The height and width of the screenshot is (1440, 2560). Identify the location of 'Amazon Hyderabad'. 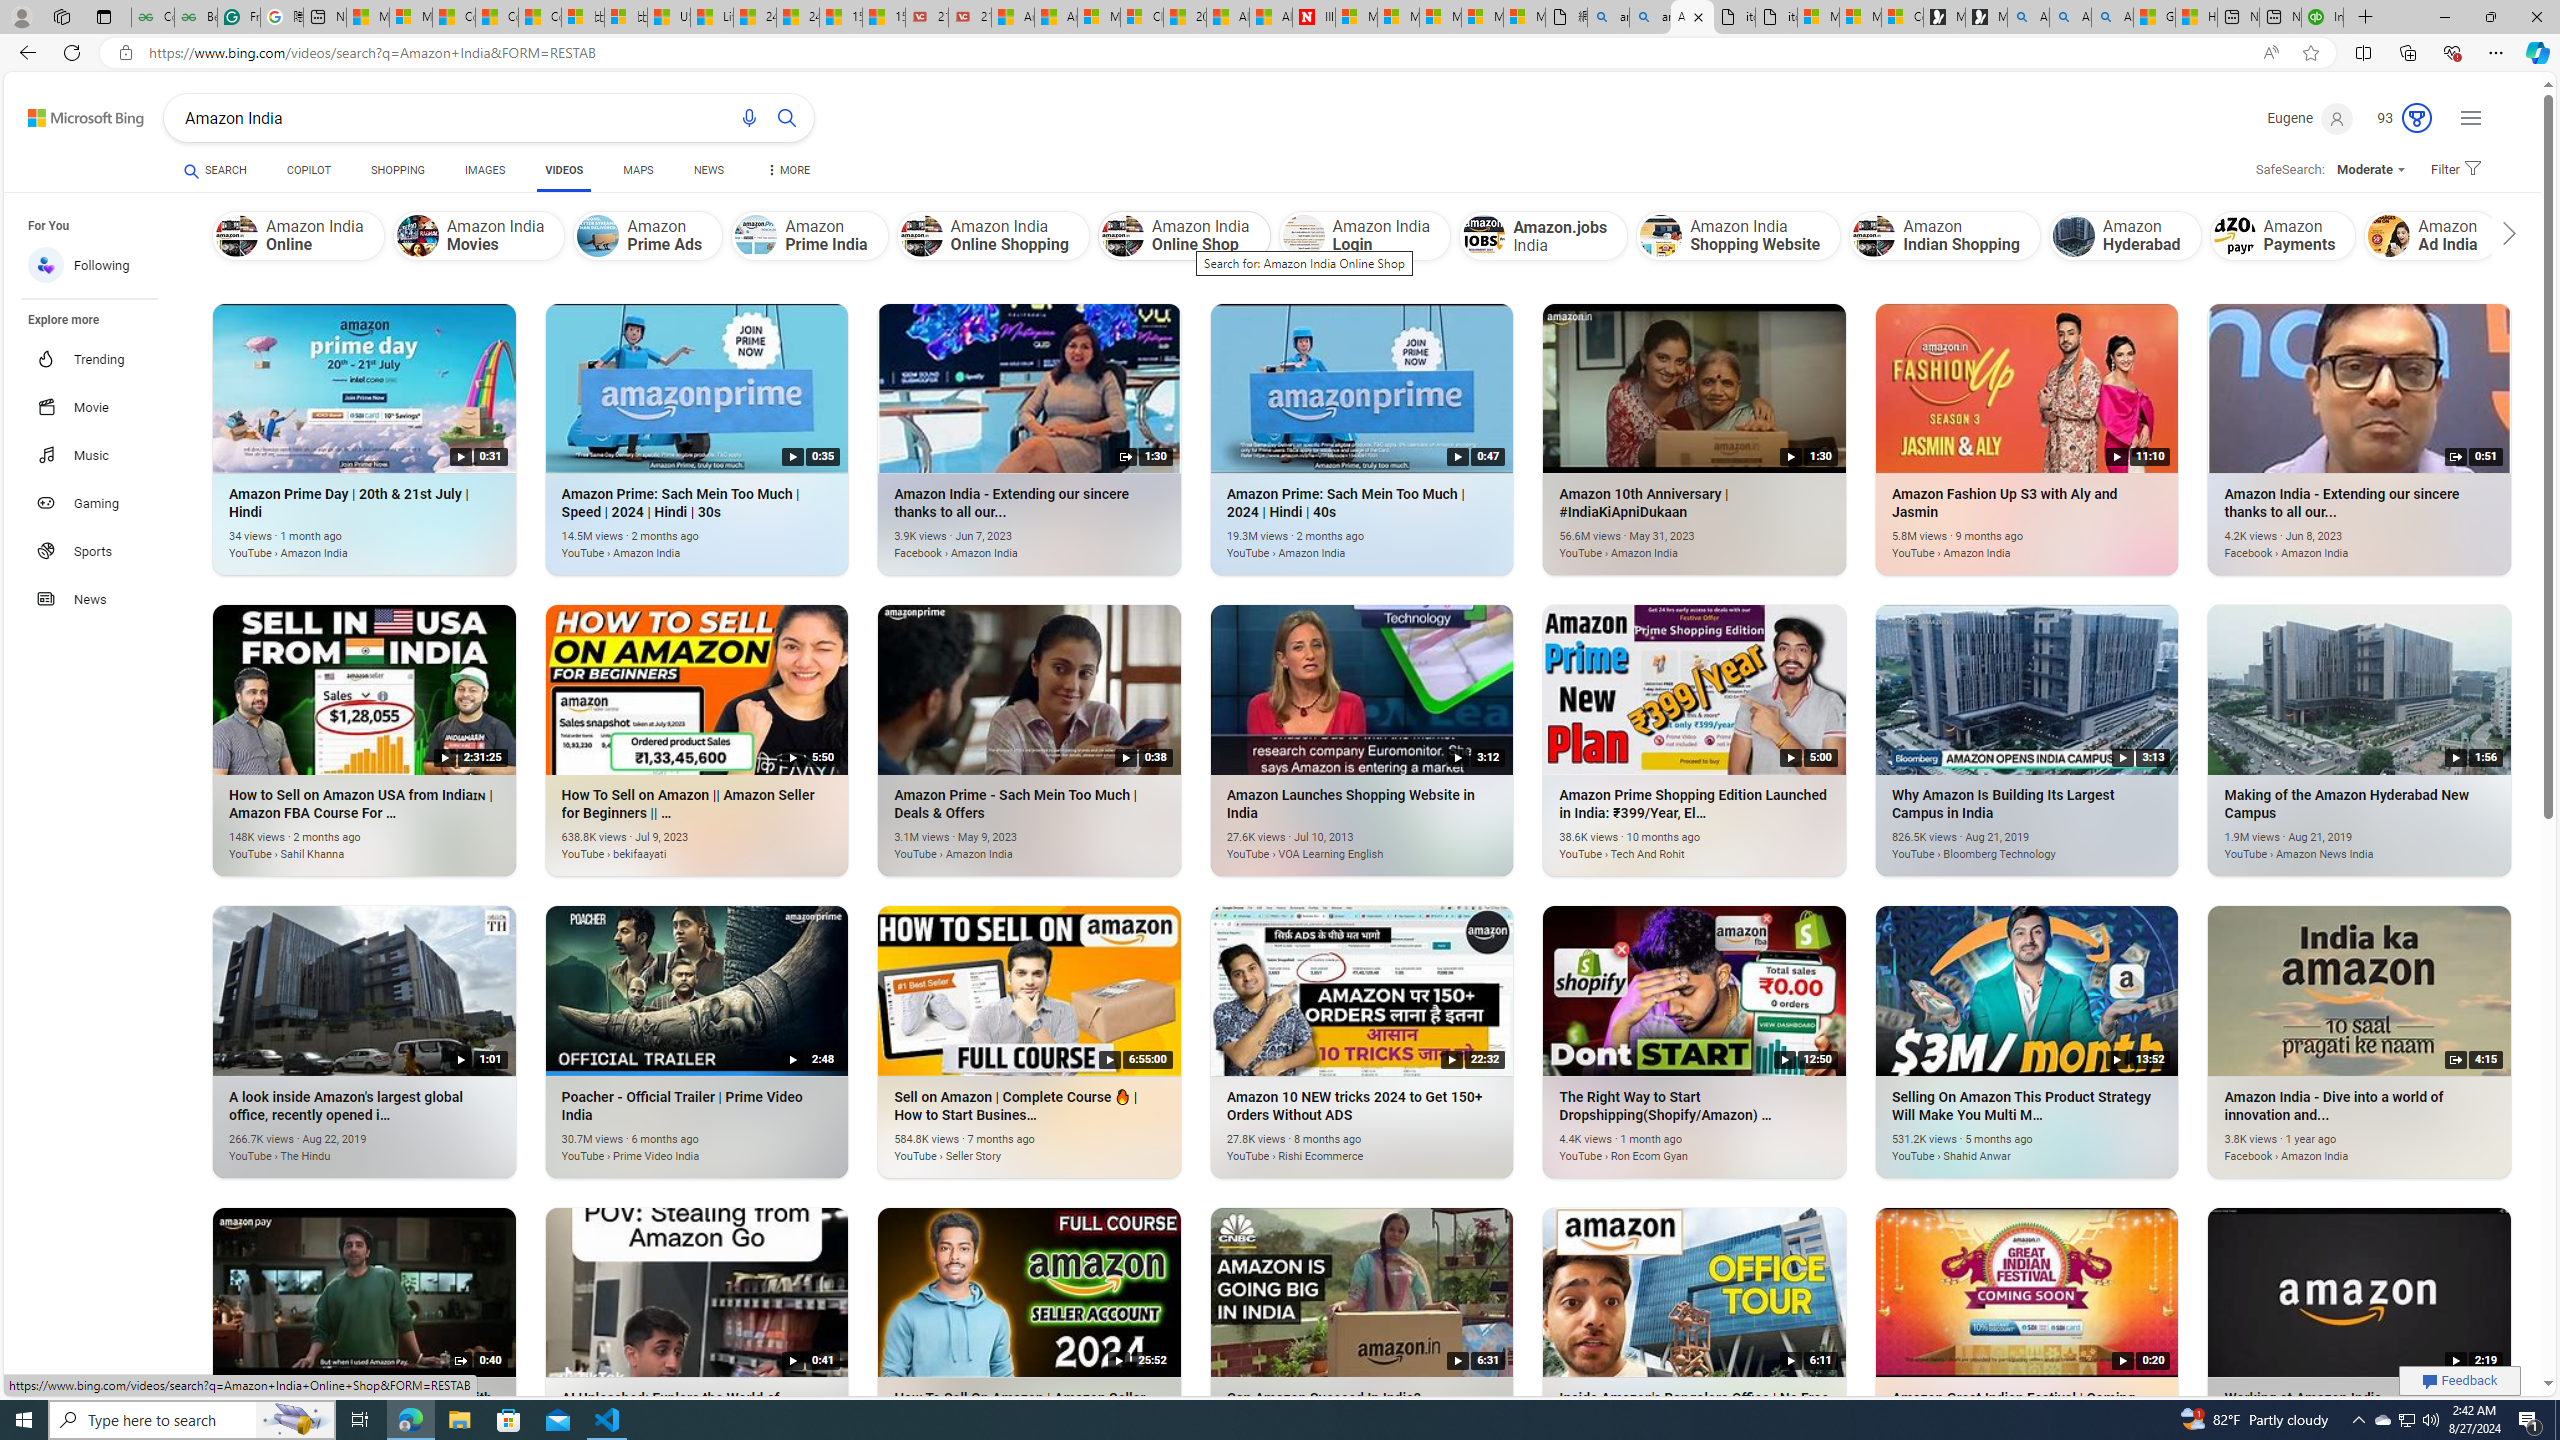
(2072, 234).